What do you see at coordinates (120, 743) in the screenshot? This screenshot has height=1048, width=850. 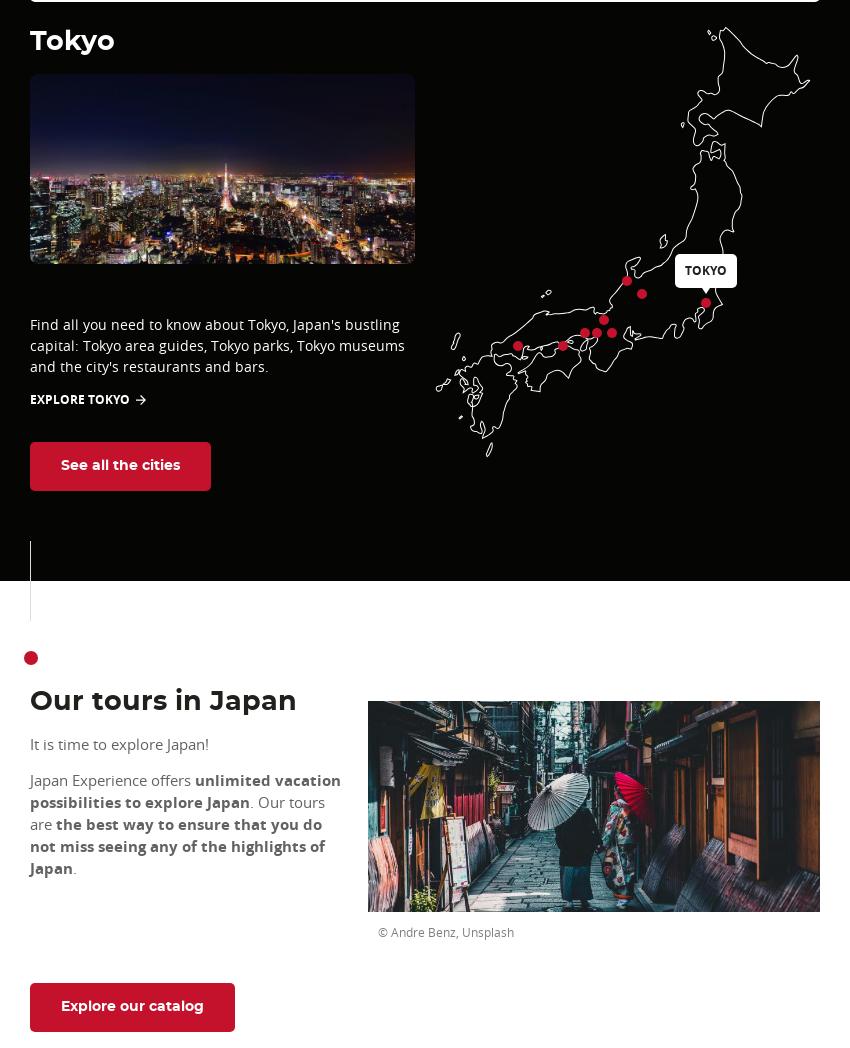 I see `'It is time to explore Japan!'` at bounding box center [120, 743].